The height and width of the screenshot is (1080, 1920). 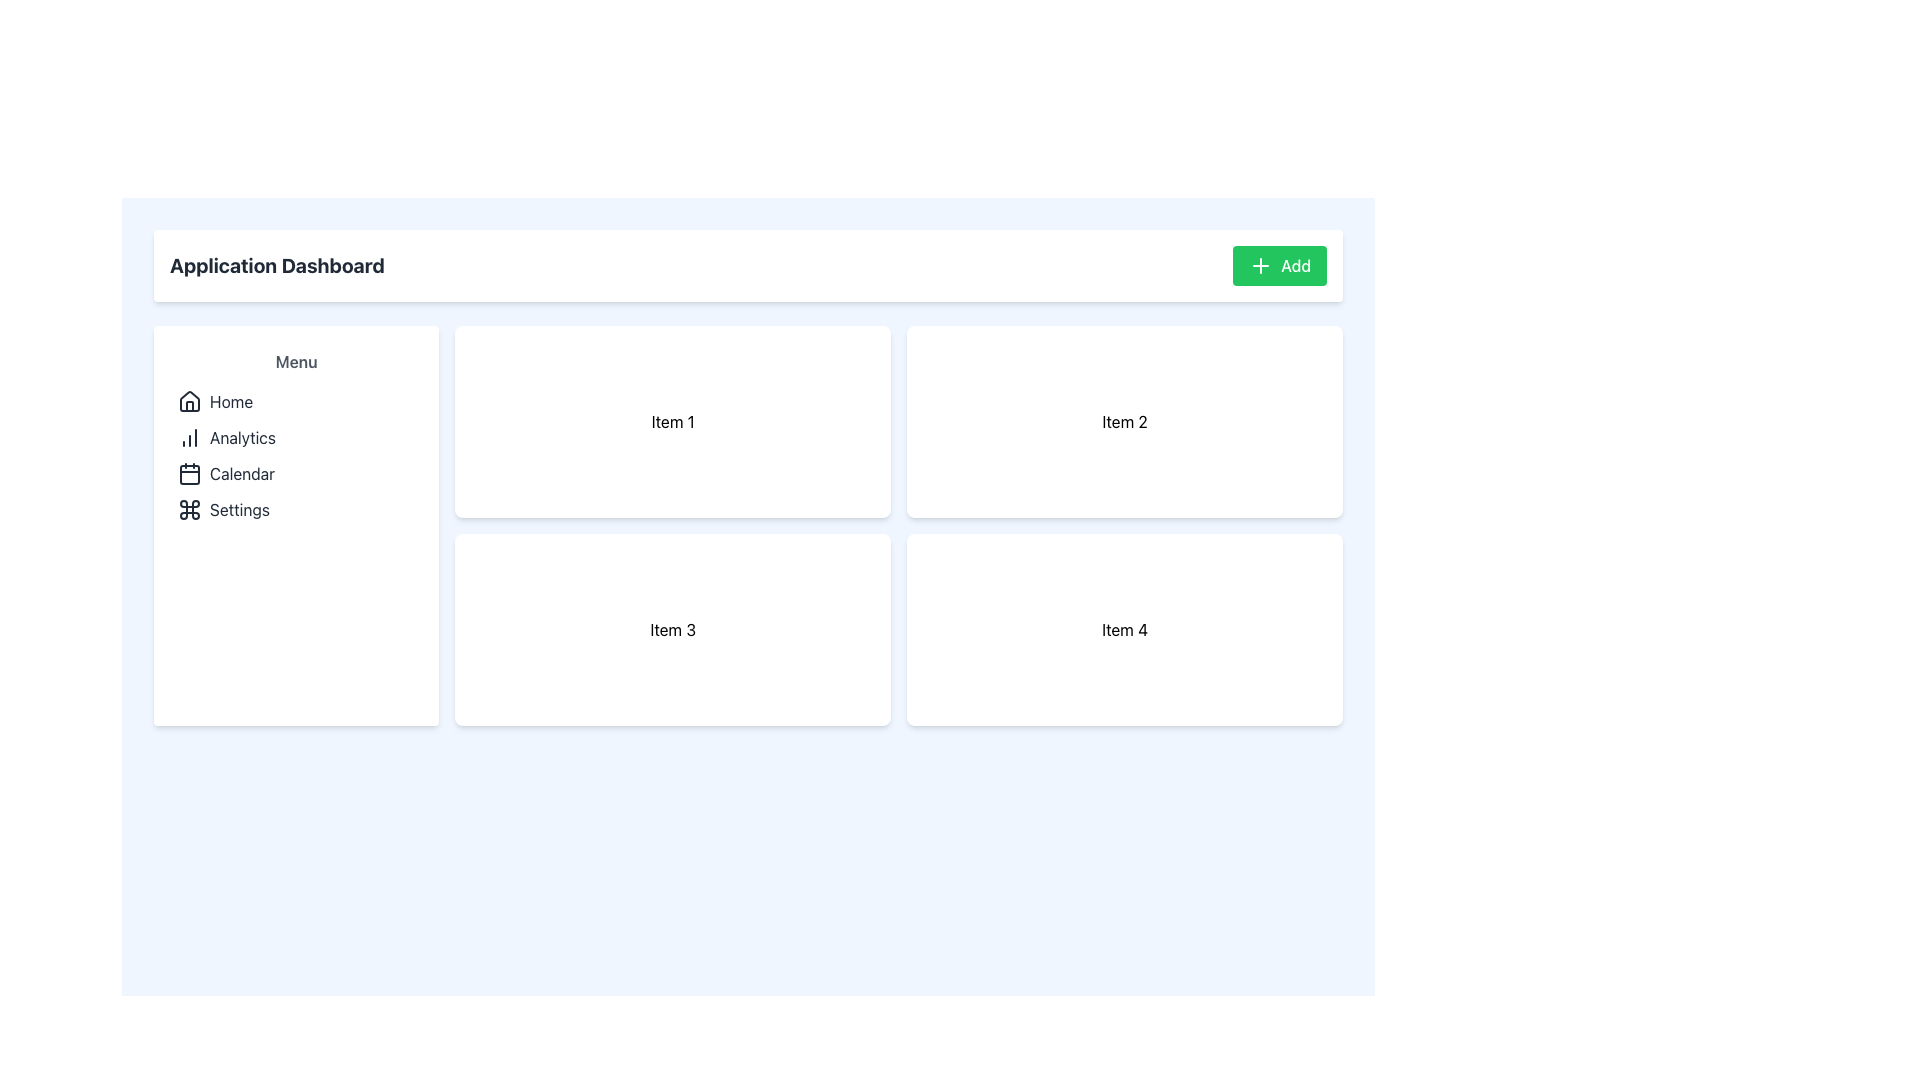 What do you see at coordinates (190, 508) in the screenshot?
I see `the decorative 'Settings' icon located in the sidebar menu, specifically as the fourth item below the 'Calendar' icon` at bounding box center [190, 508].